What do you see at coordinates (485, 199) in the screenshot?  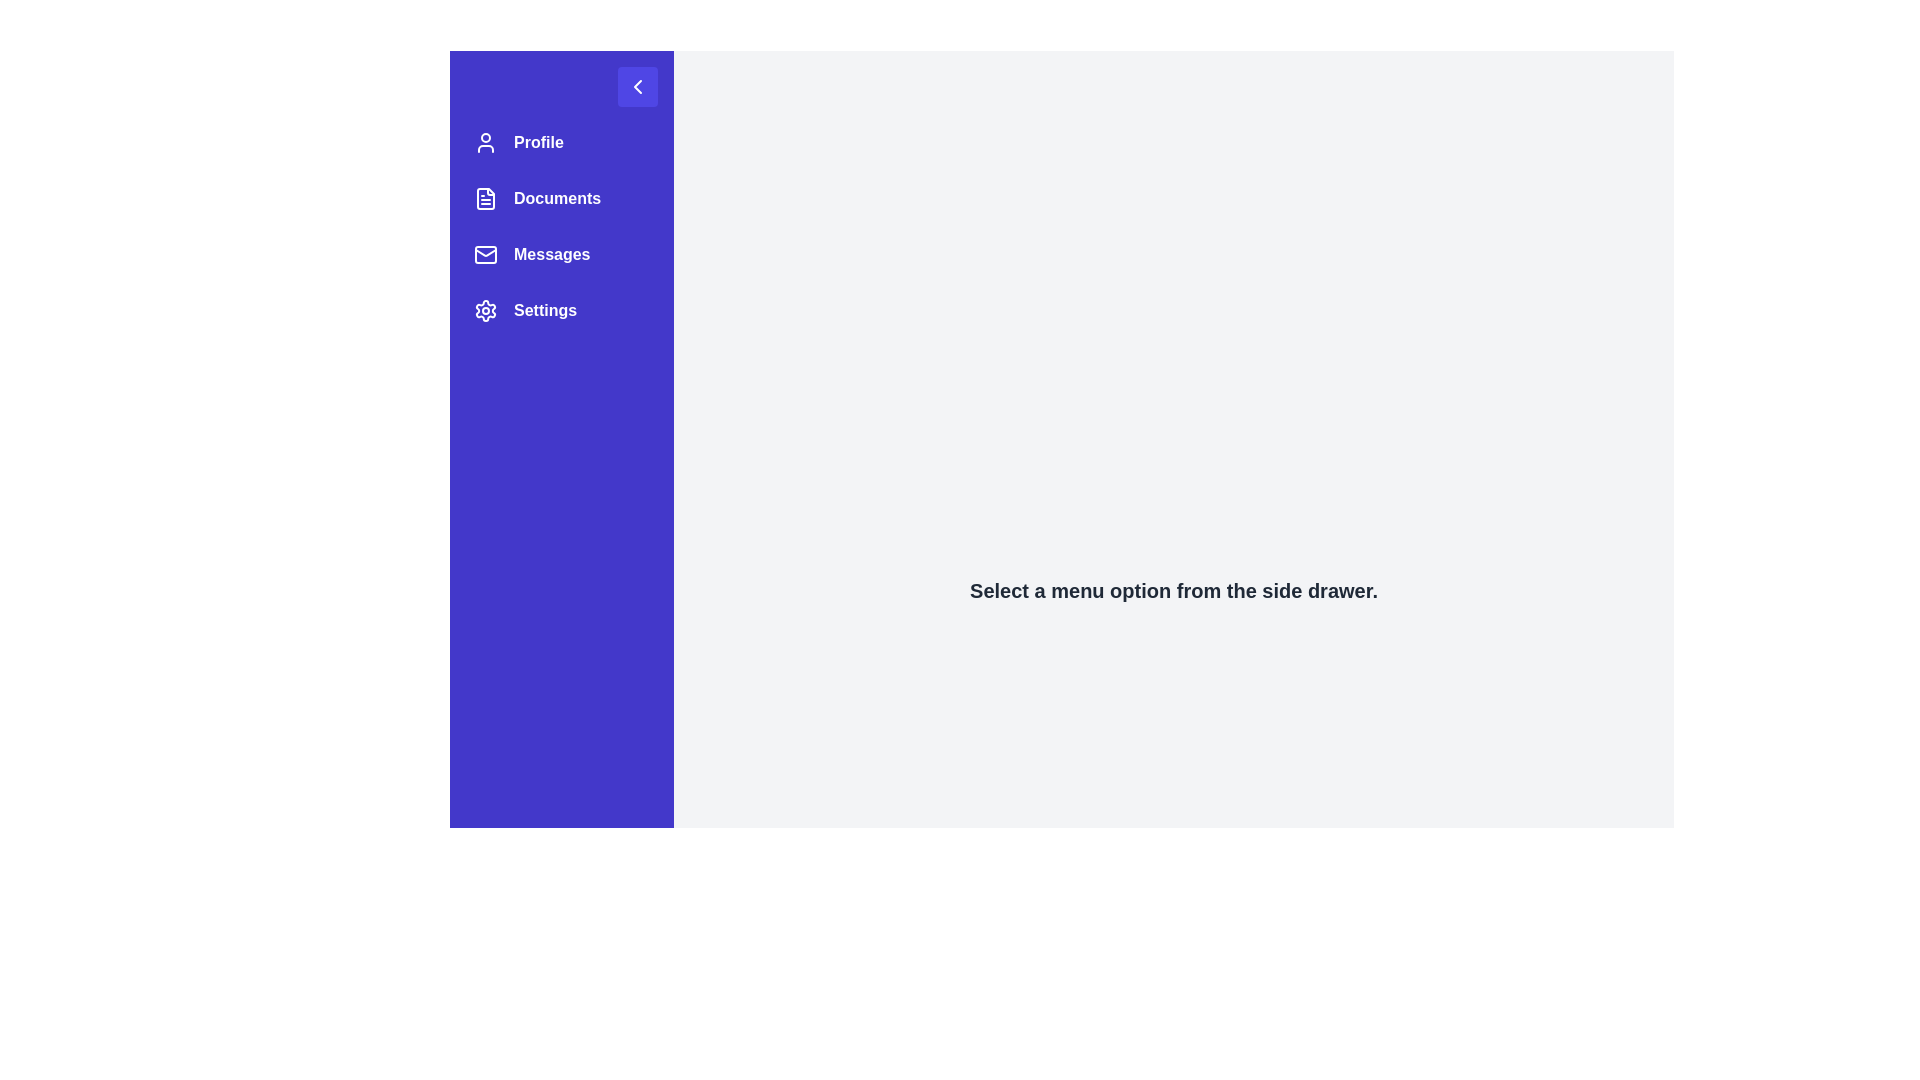 I see `the sidebar menu icon labeled 'Documents', which is a rectangular icon with rounded corners in a purple color palette, positioned between 'Profile' and 'Messages'` at bounding box center [485, 199].